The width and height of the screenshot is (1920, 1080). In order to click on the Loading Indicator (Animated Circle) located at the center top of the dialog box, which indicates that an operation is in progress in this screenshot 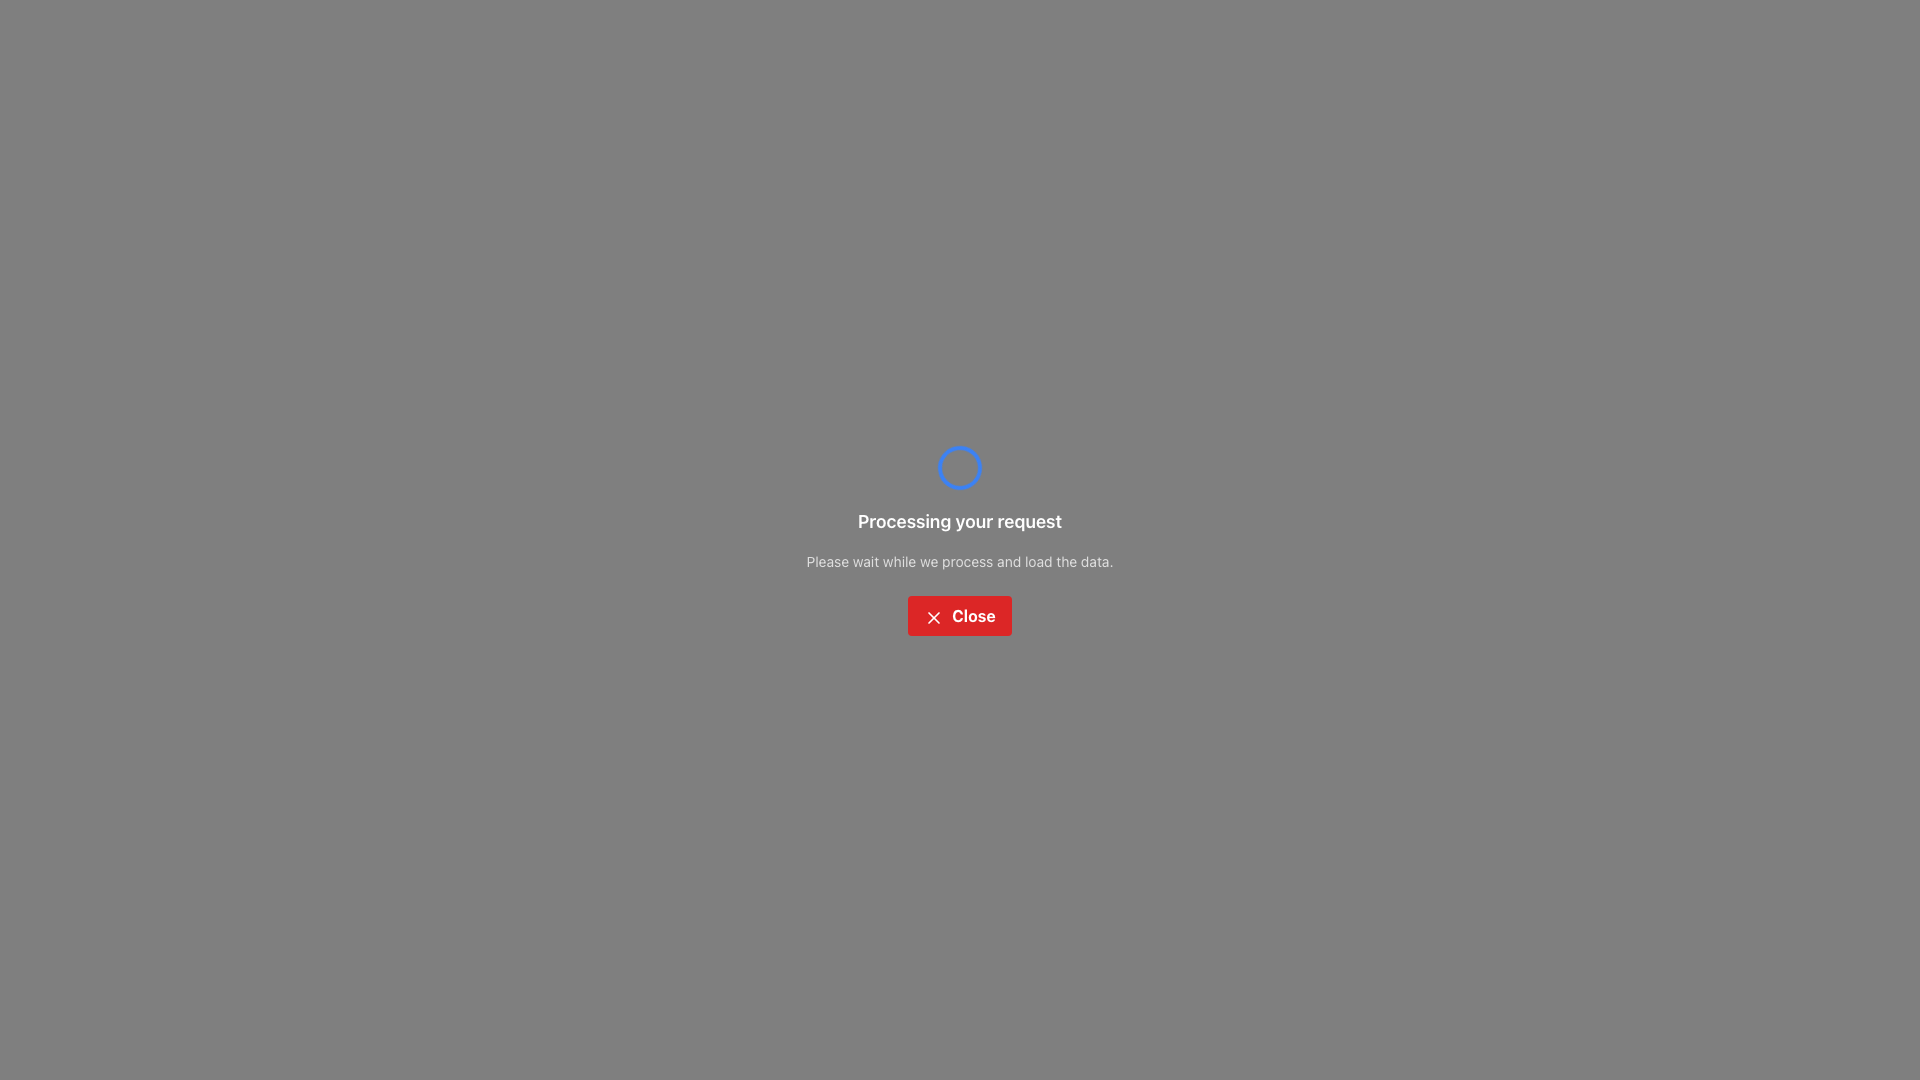, I will do `click(960, 467)`.